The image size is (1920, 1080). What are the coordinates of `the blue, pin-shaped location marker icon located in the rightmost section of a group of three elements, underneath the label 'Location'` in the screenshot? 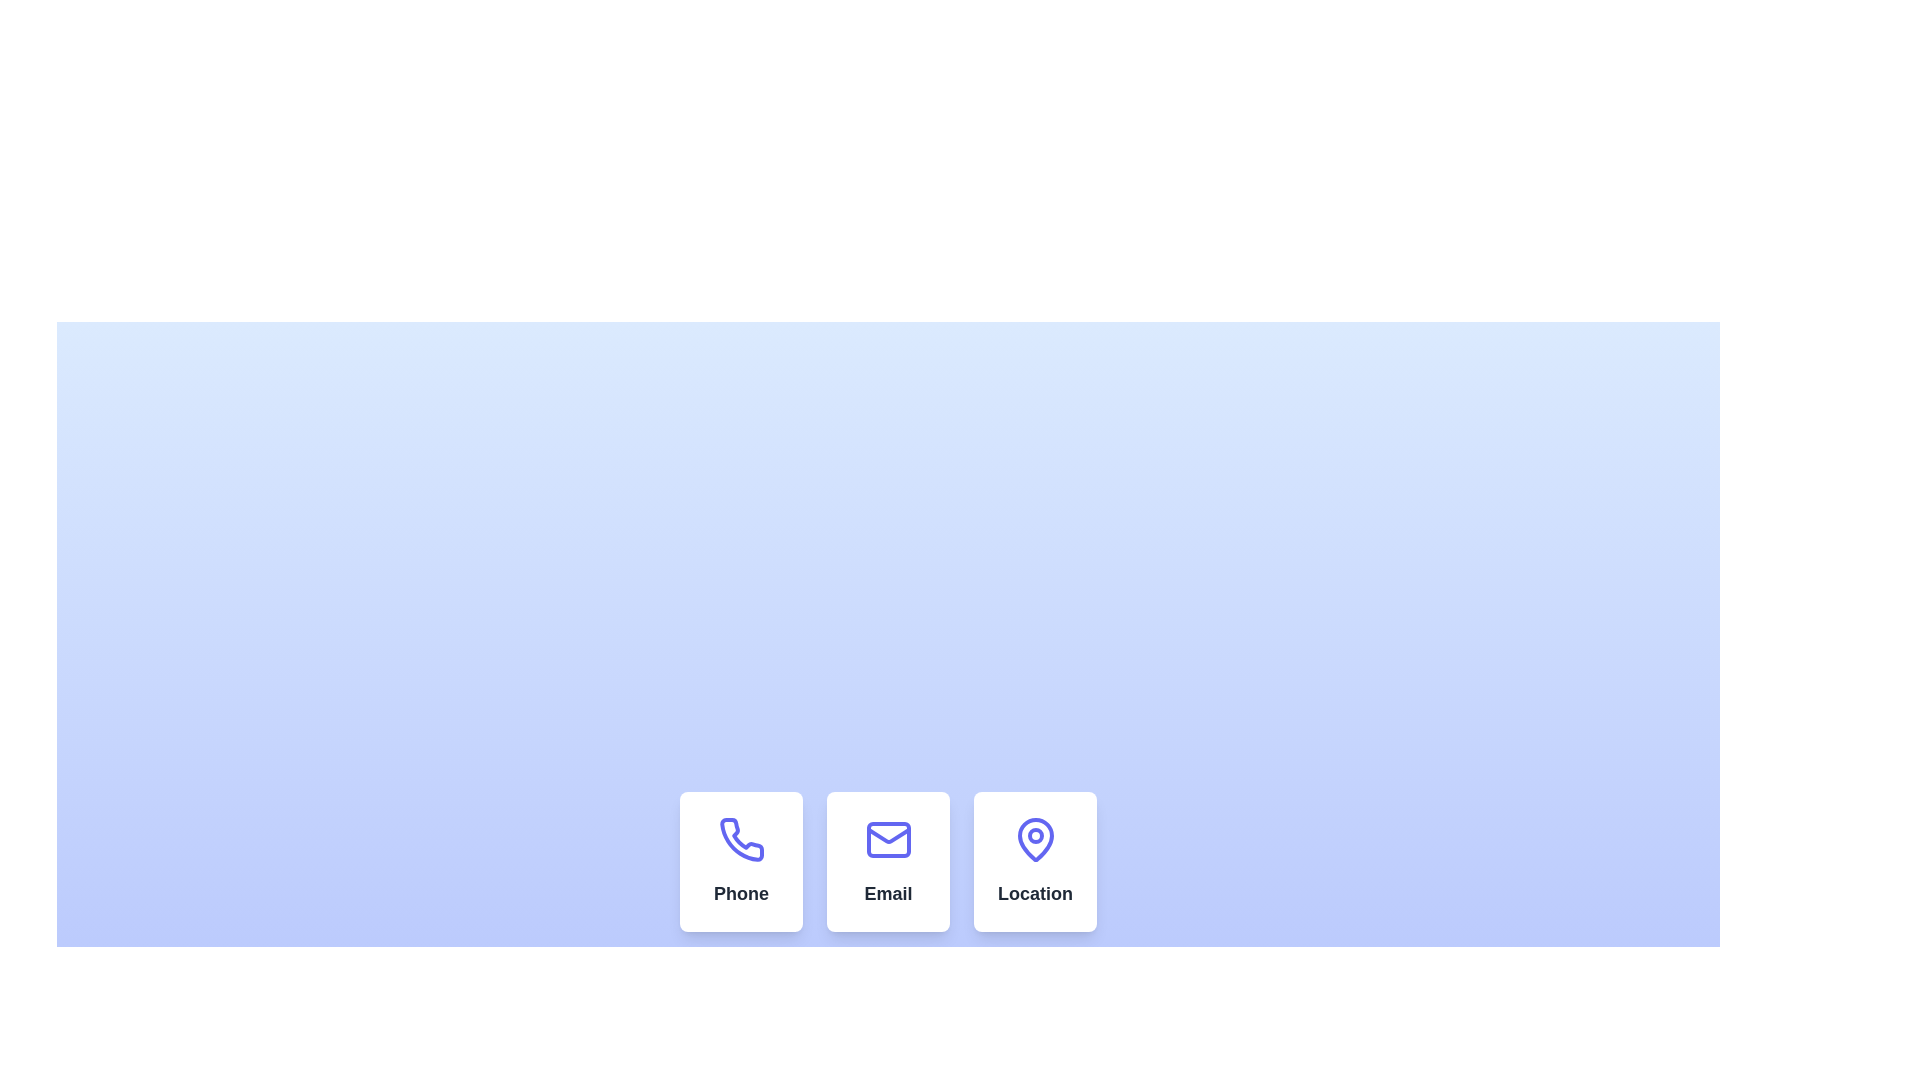 It's located at (1035, 840).